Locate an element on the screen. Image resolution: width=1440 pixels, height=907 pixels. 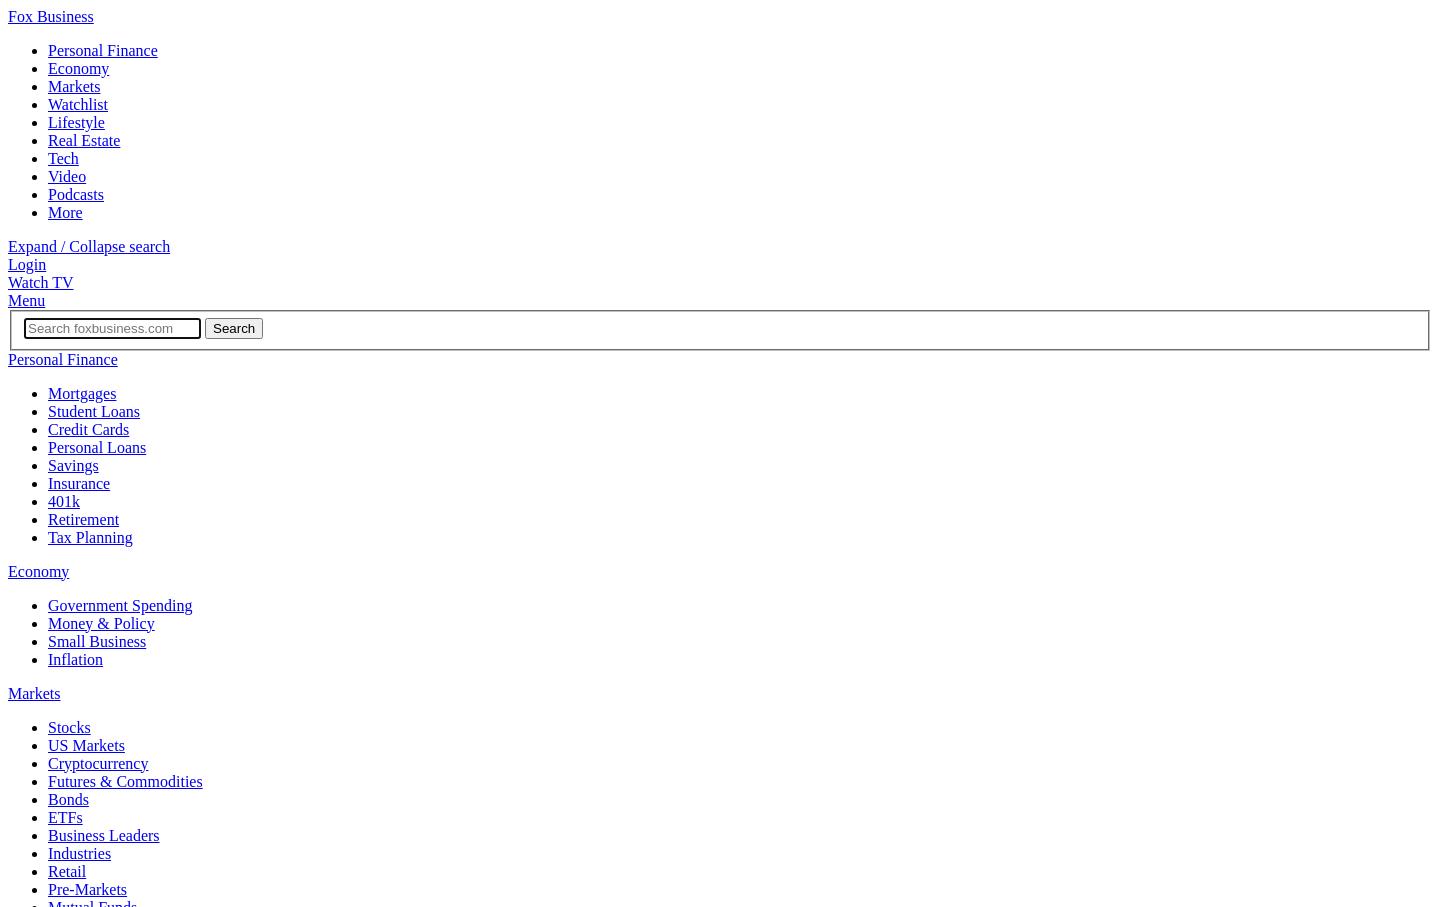
'Government Spending' is located at coordinates (119, 603).